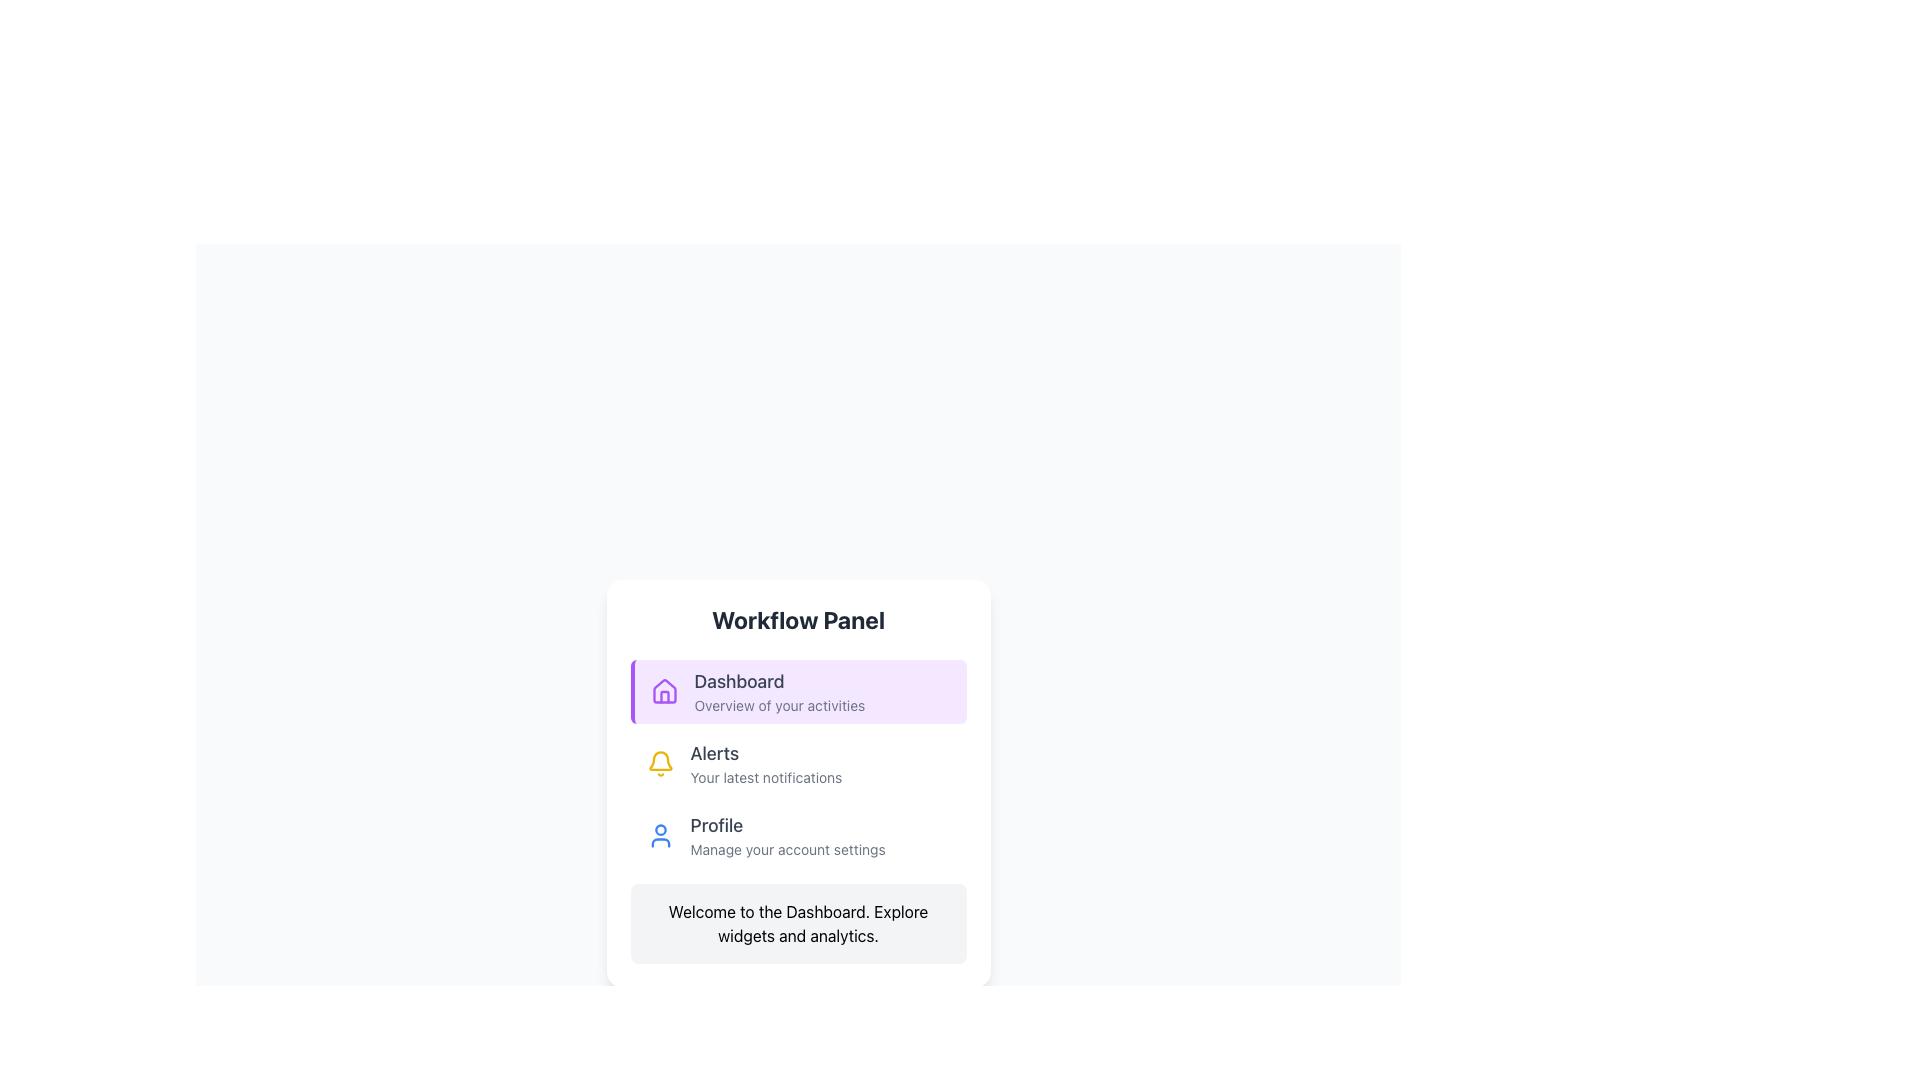  Describe the element at coordinates (660, 763) in the screenshot. I see `the 'Alerts' icon in the Workflow Panel` at that location.